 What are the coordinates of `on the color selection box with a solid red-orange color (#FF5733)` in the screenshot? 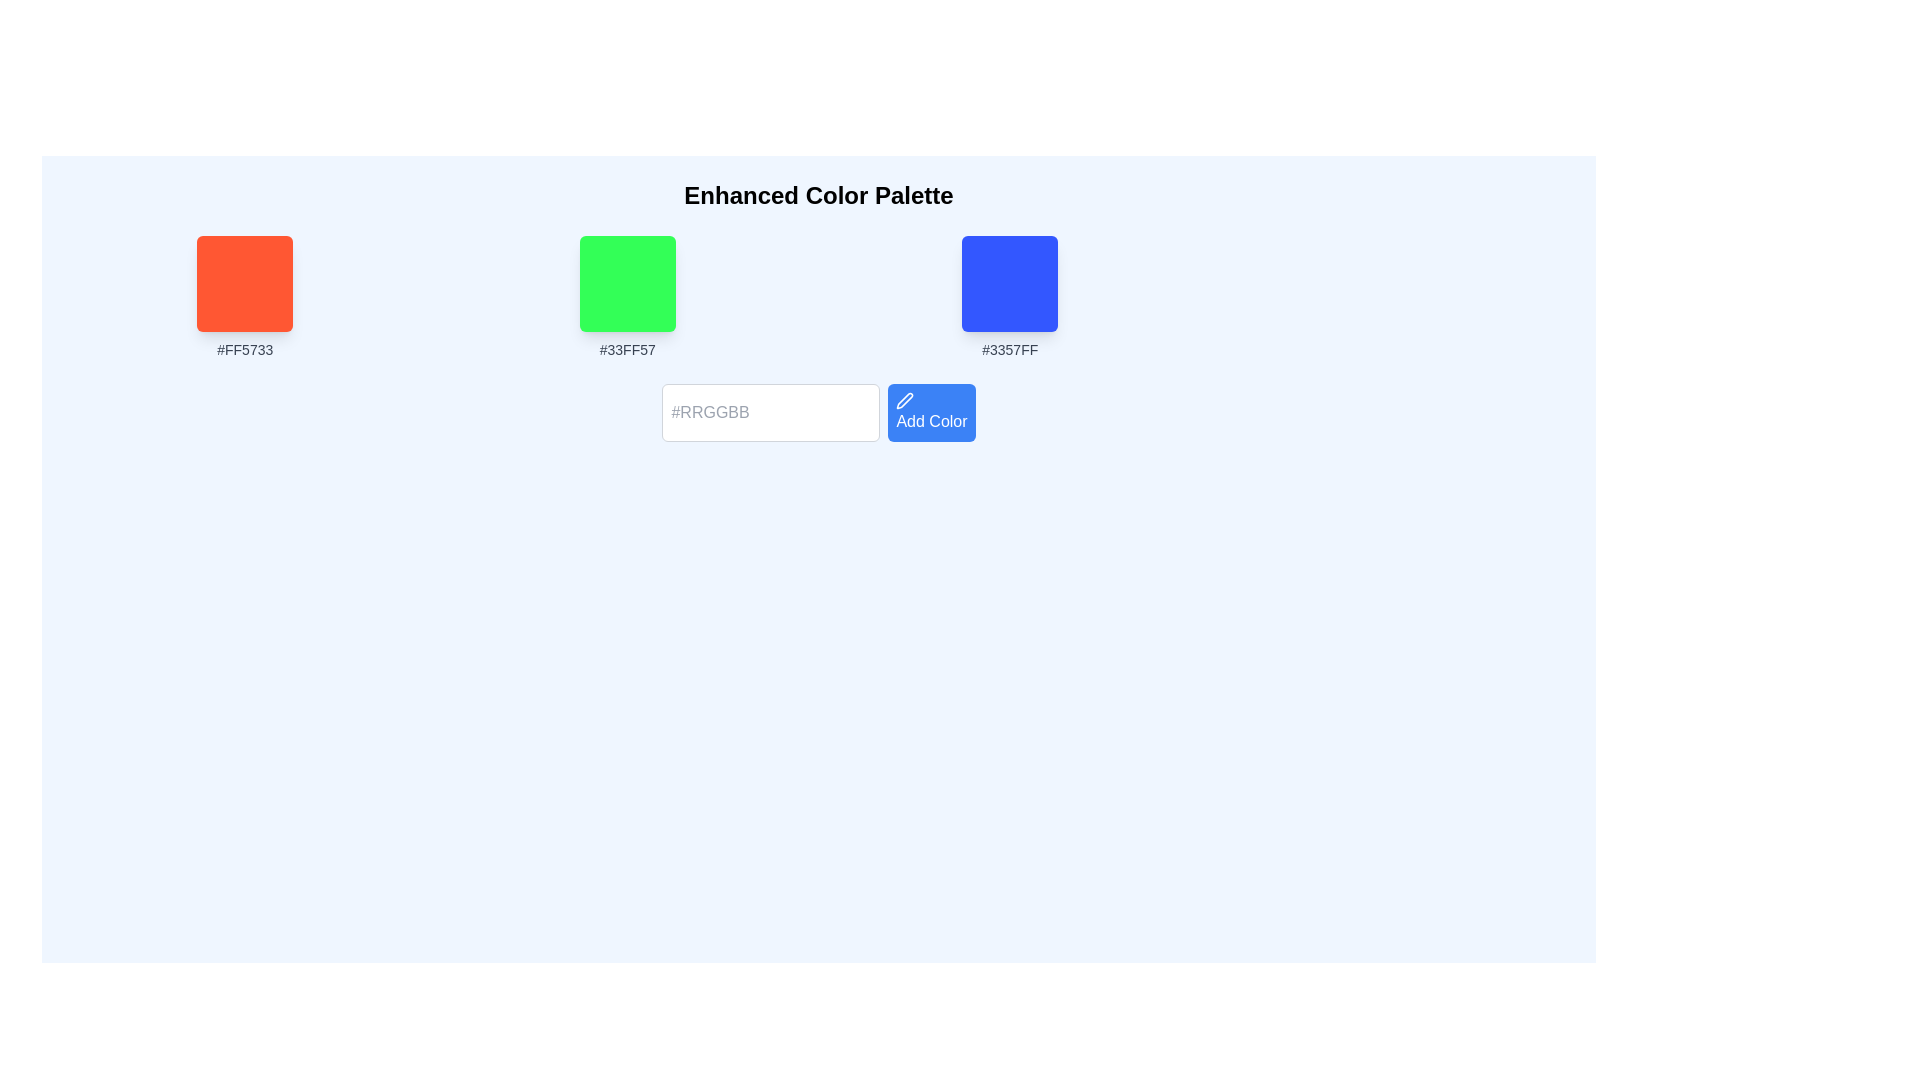 It's located at (244, 284).